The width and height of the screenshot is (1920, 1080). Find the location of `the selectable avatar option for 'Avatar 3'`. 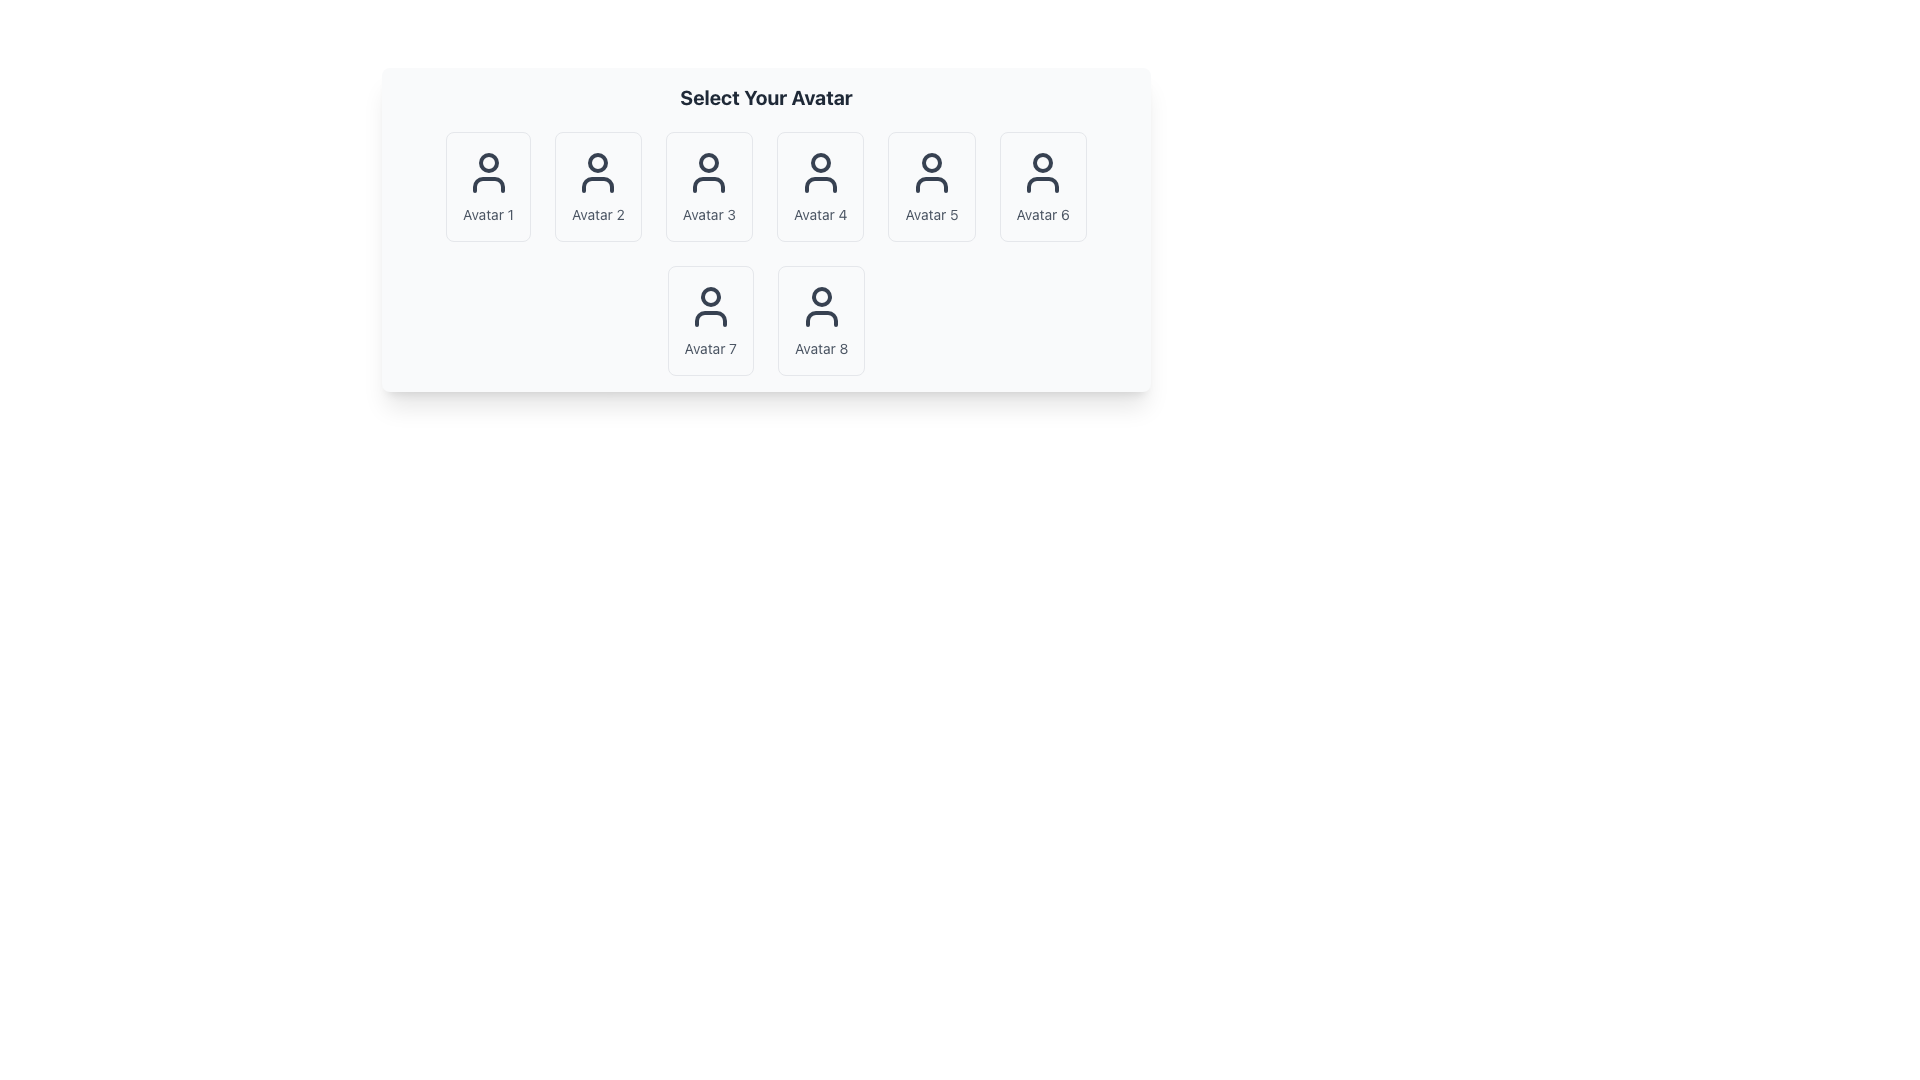

the selectable avatar option for 'Avatar 3' is located at coordinates (709, 186).